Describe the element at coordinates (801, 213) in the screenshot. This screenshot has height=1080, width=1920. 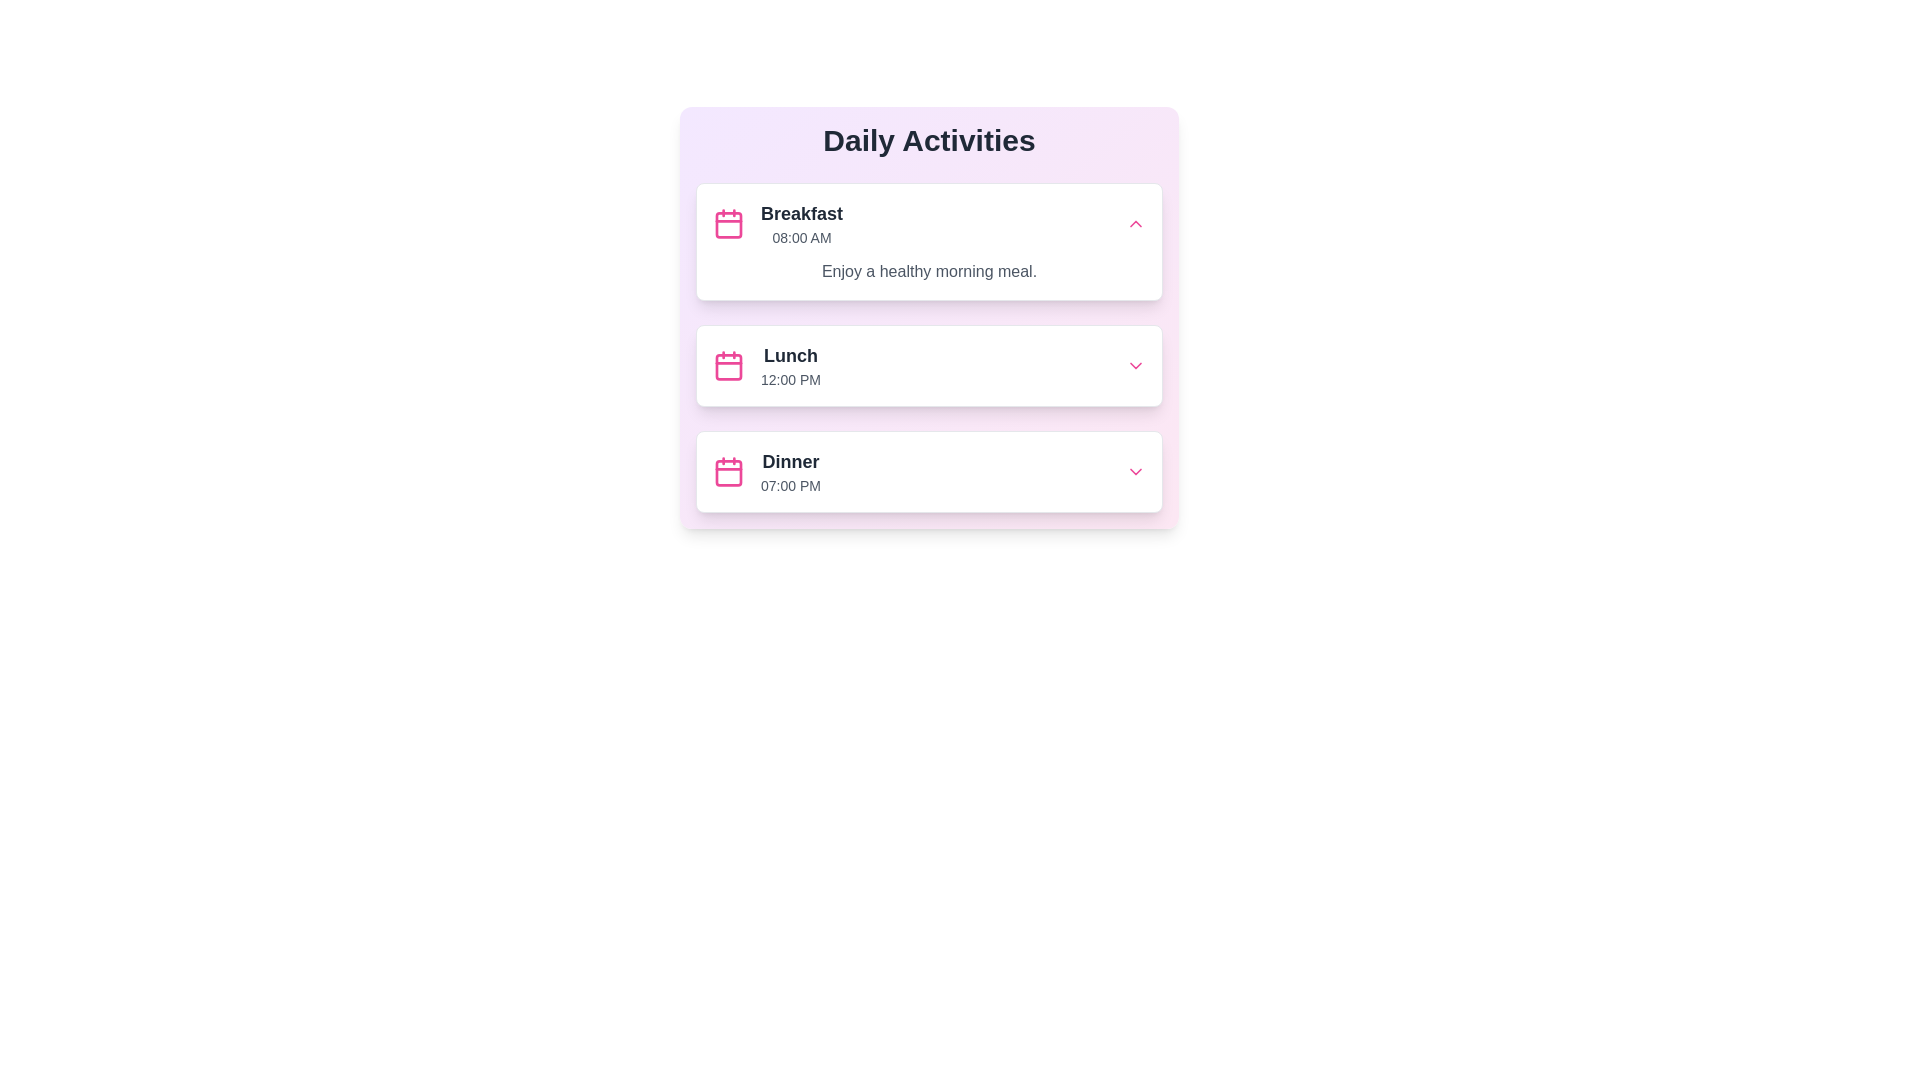
I see `the 'Breakfast' title label in the Daily Activities panel, which identifies the specific activity and is positioned above '08:00 AM.'` at that location.